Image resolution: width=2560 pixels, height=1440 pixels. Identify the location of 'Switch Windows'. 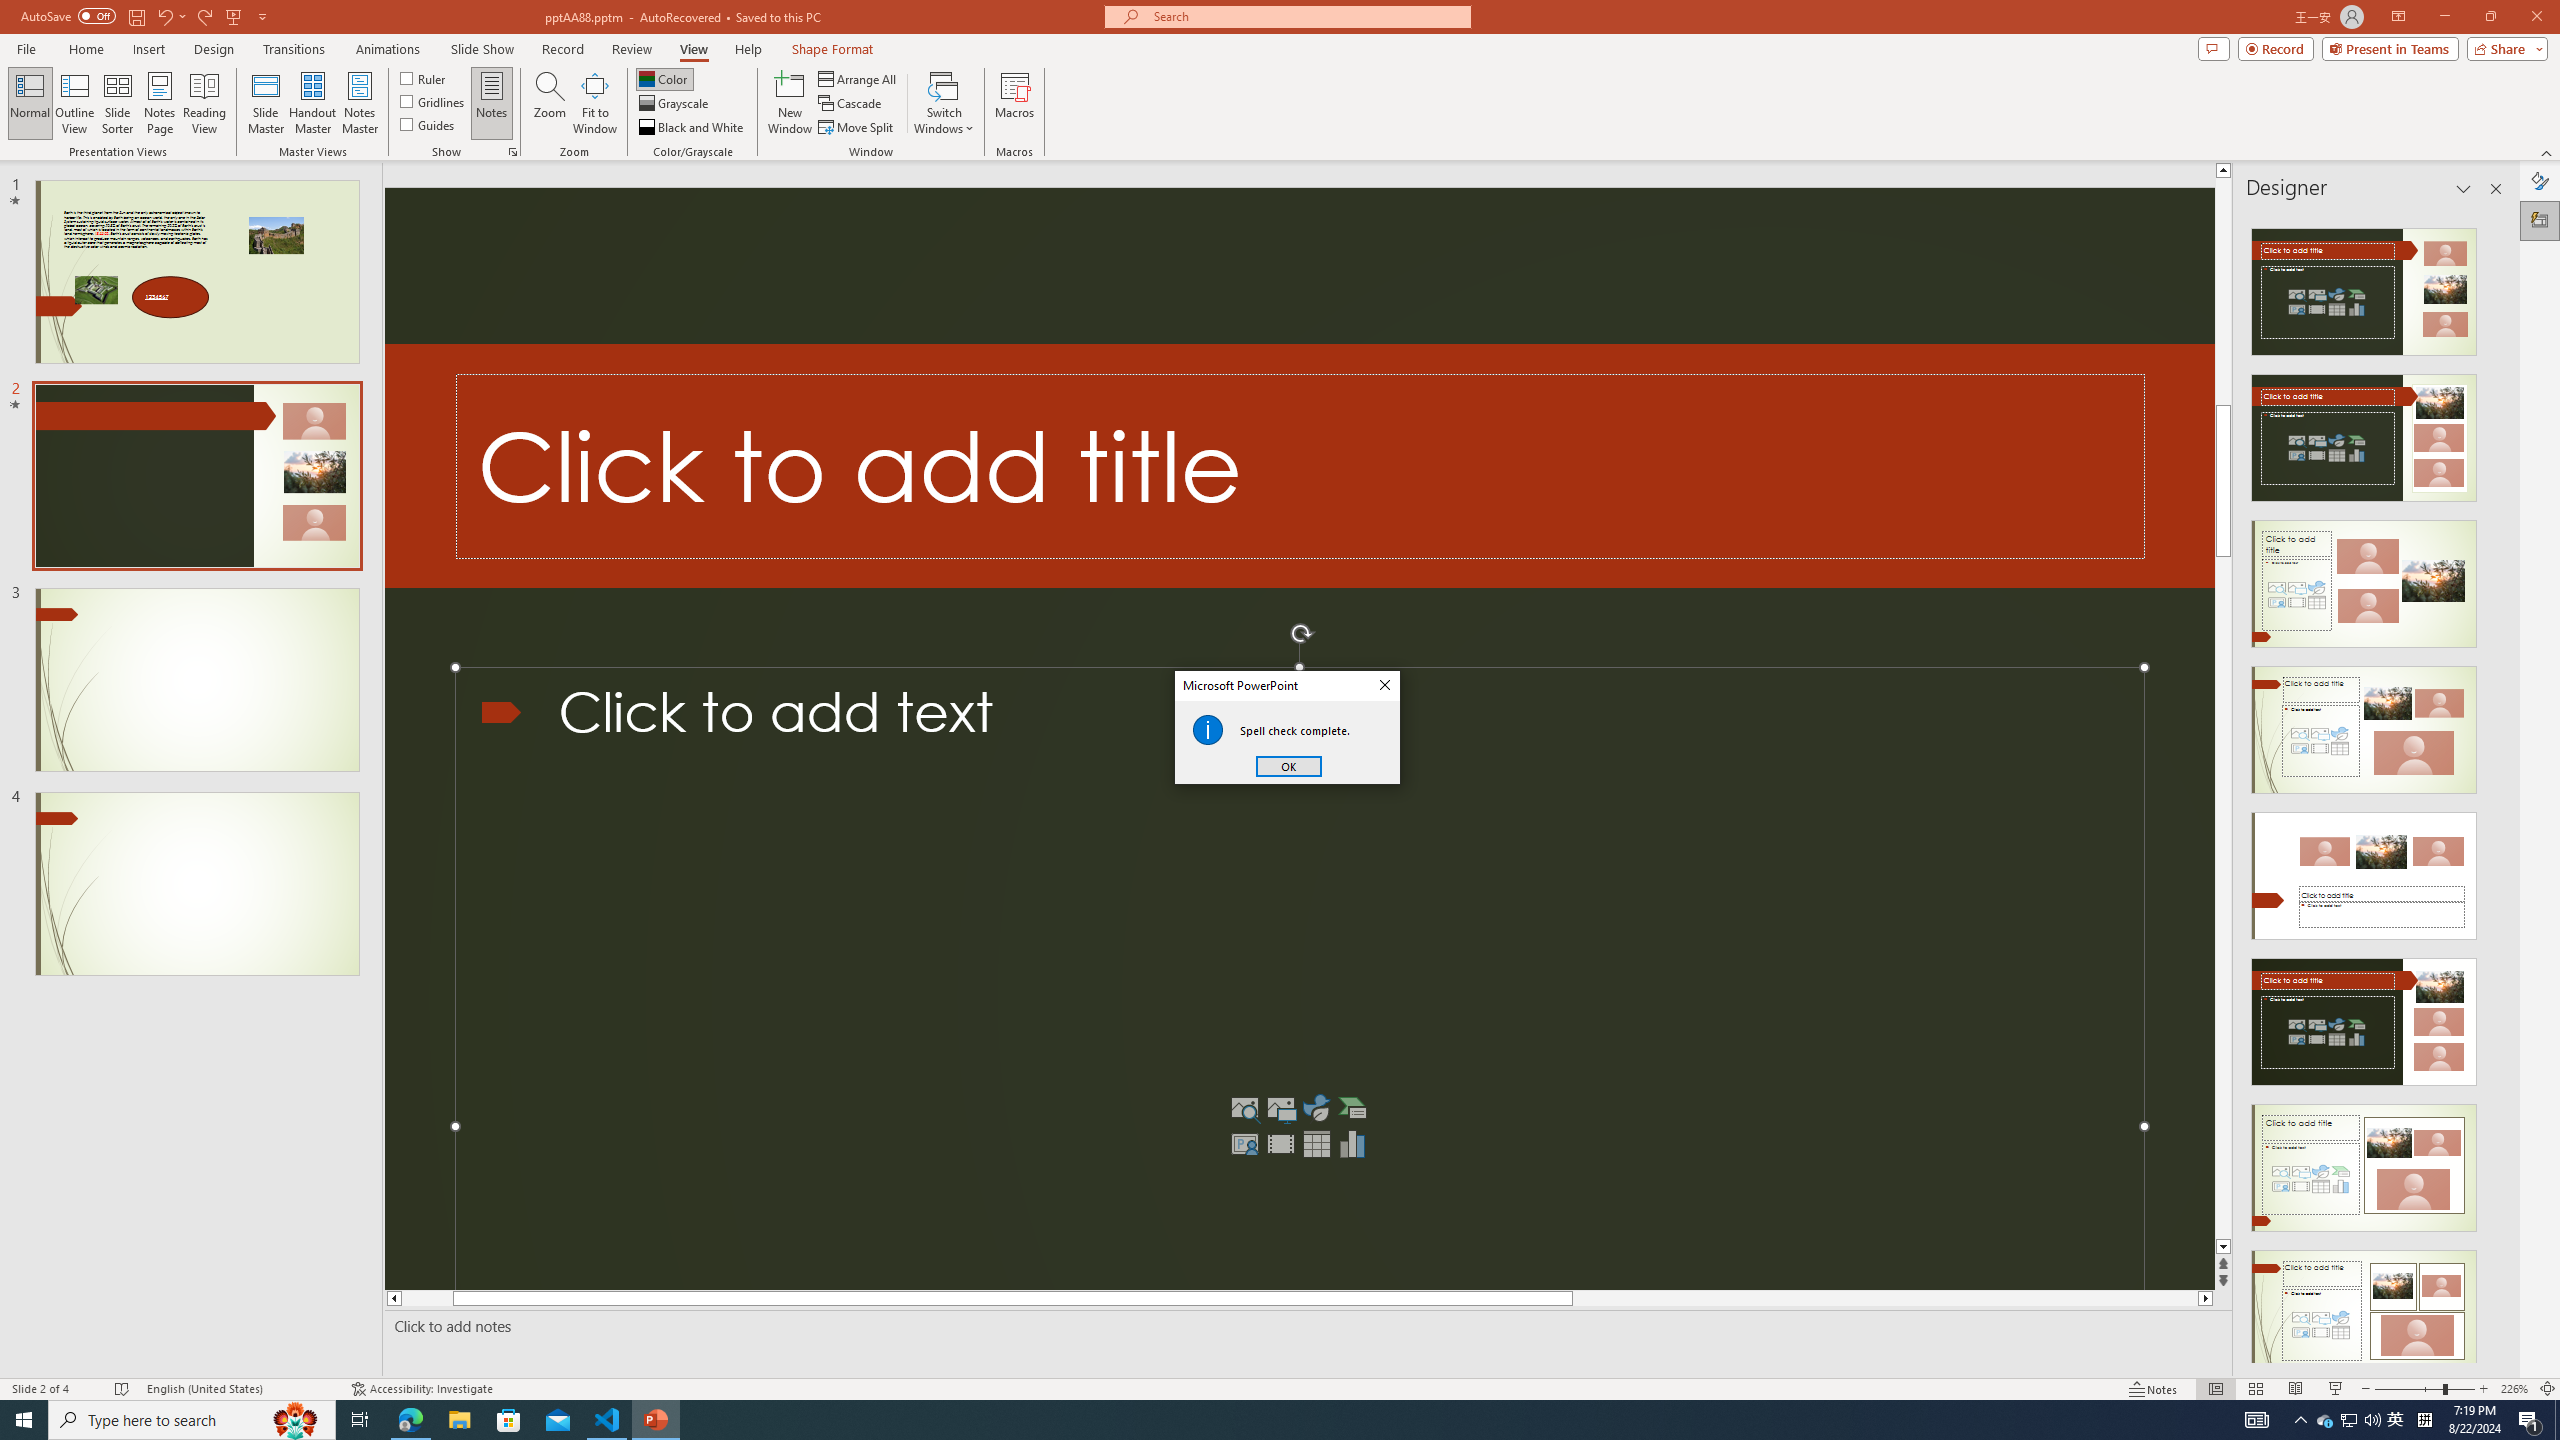
(943, 103).